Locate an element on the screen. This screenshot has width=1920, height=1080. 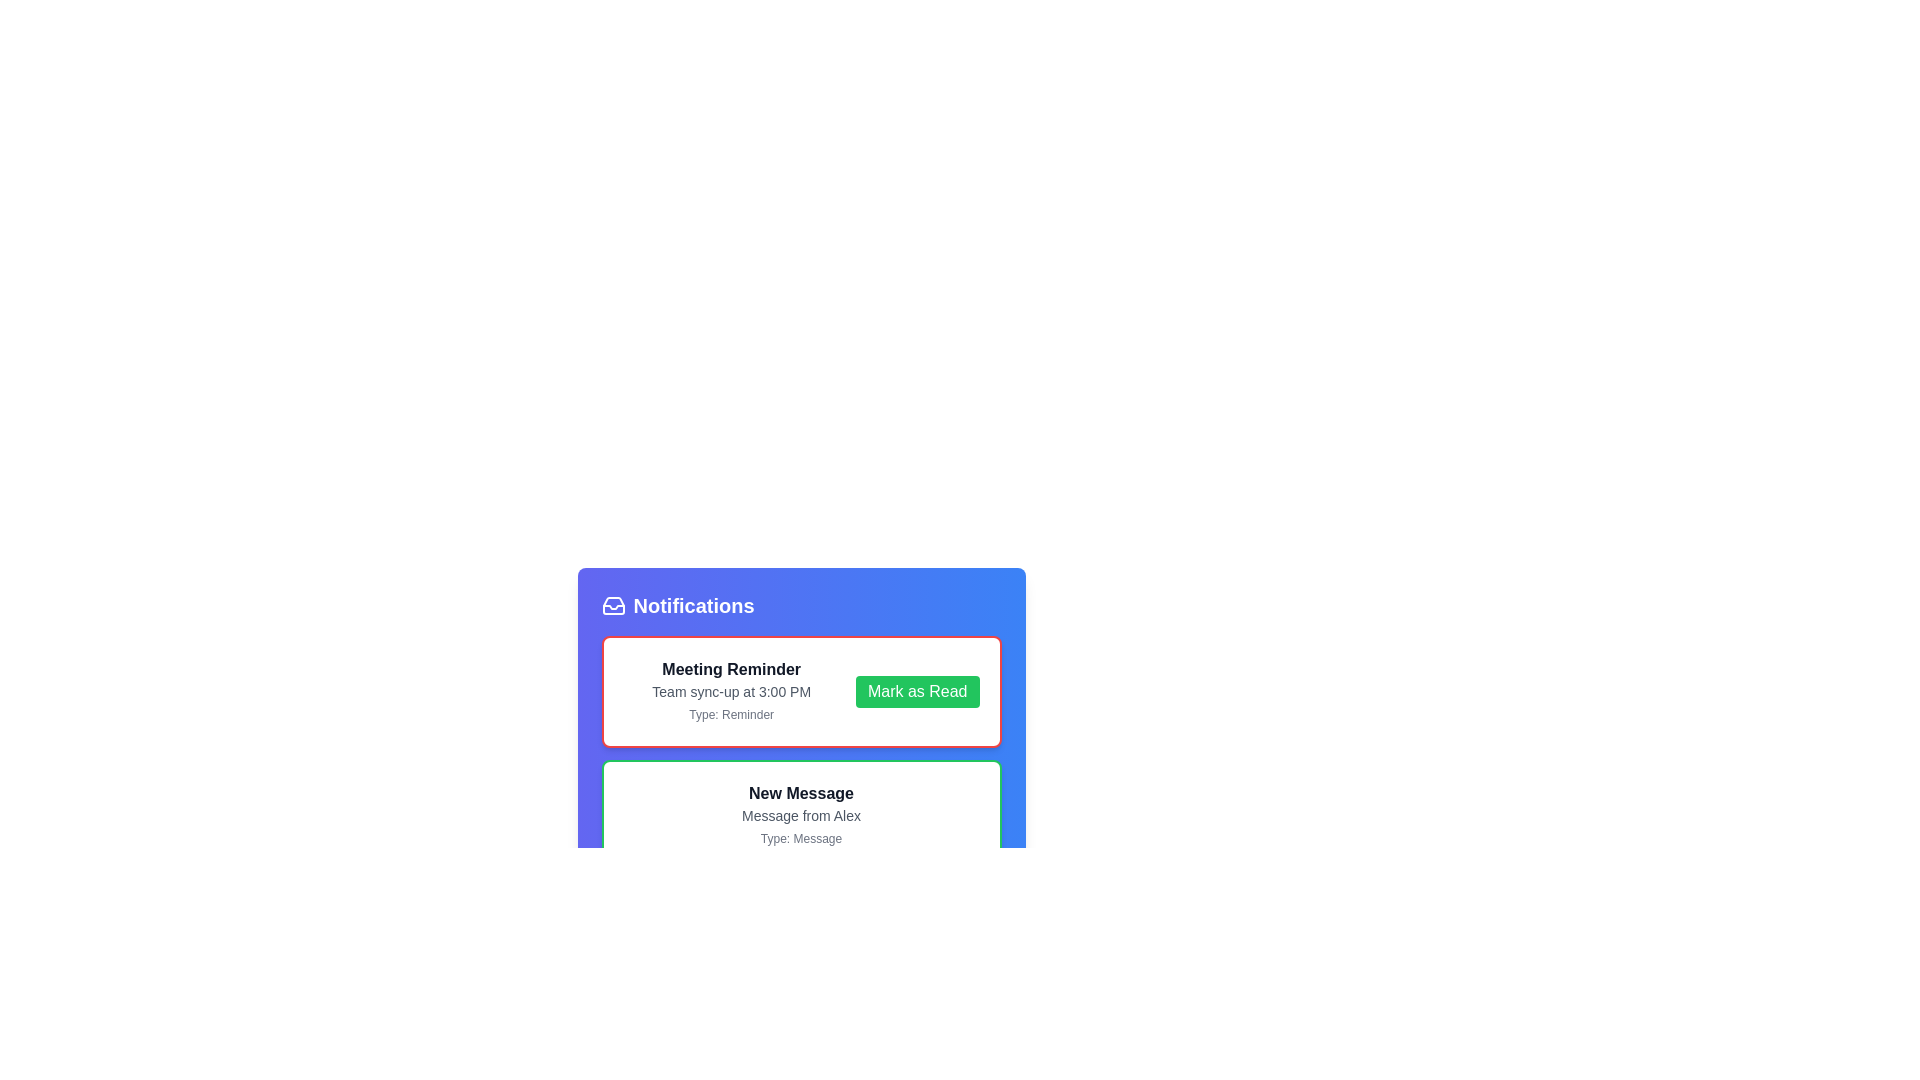
the Notification Group element containing 'Meeting Reminder' and 'New Message' notifications is located at coordinates (801, 753).